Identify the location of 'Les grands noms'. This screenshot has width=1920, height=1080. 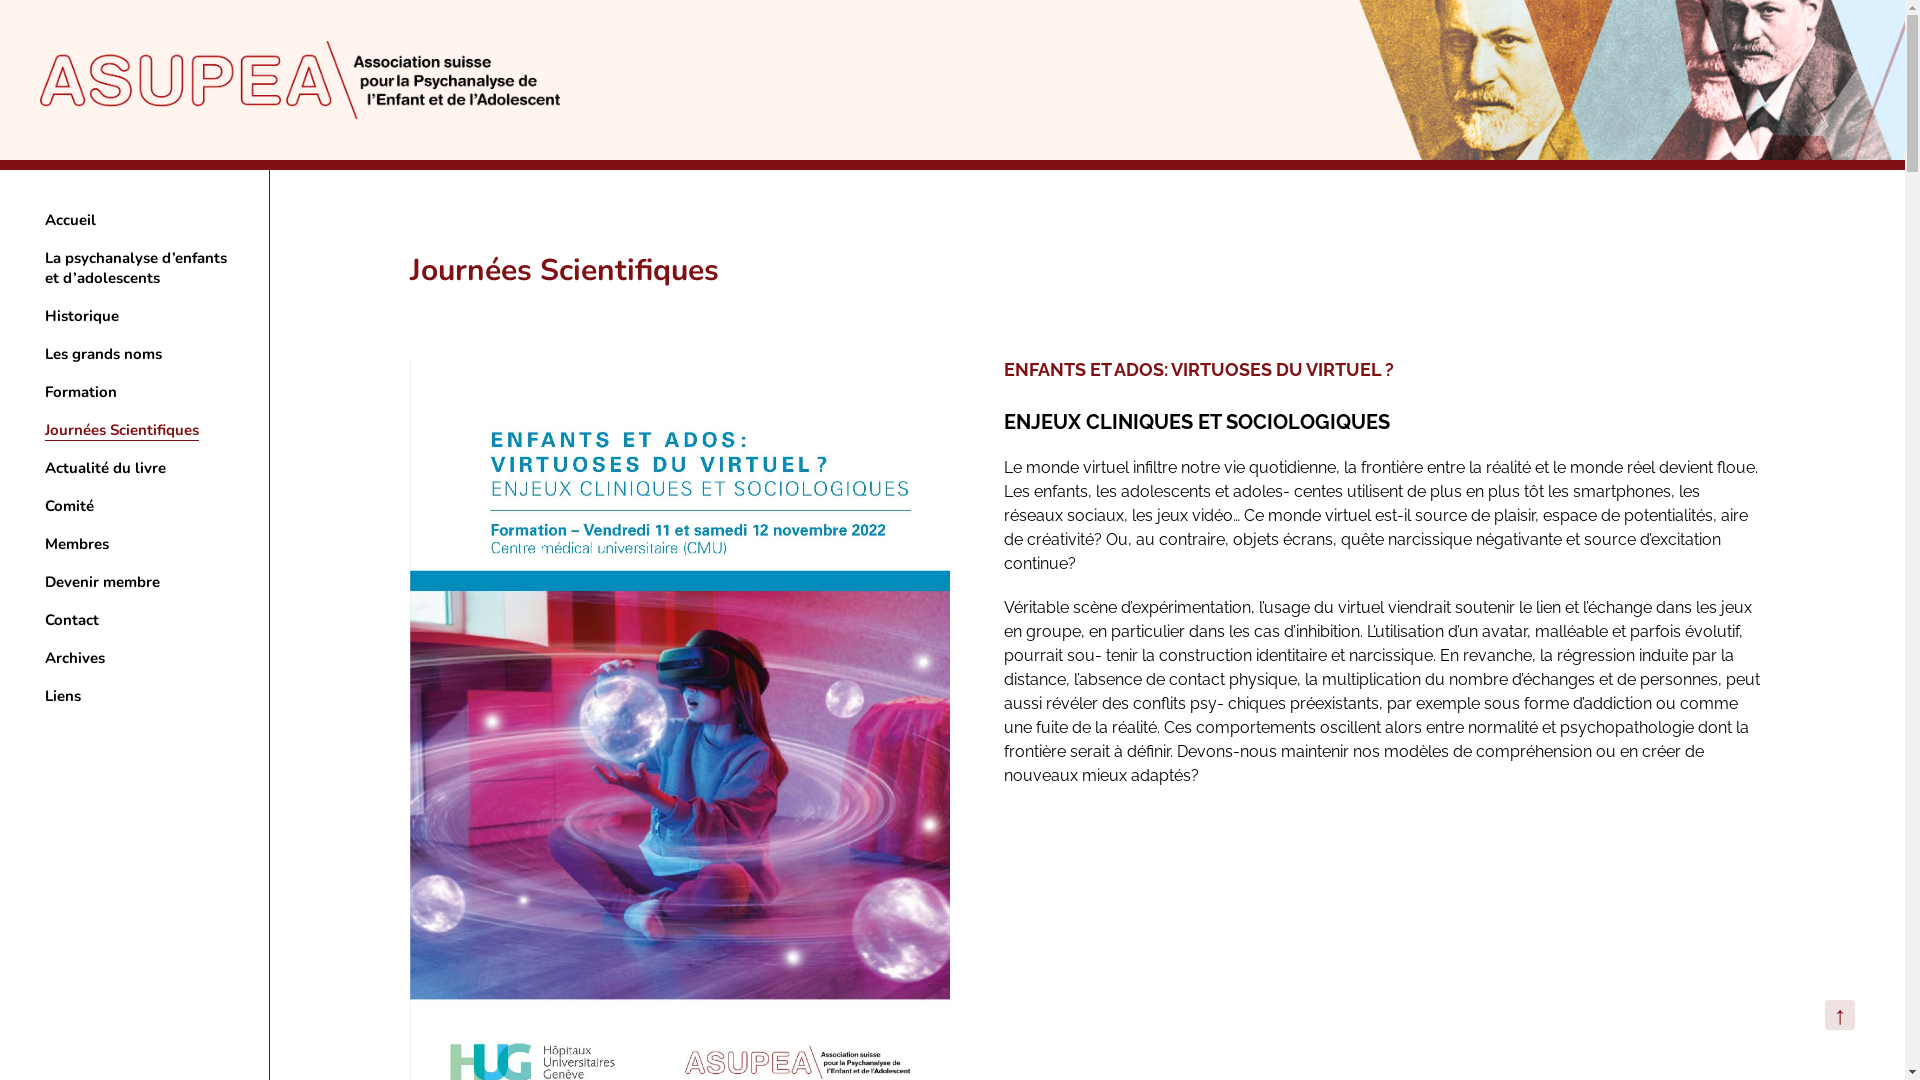
(44, 353).